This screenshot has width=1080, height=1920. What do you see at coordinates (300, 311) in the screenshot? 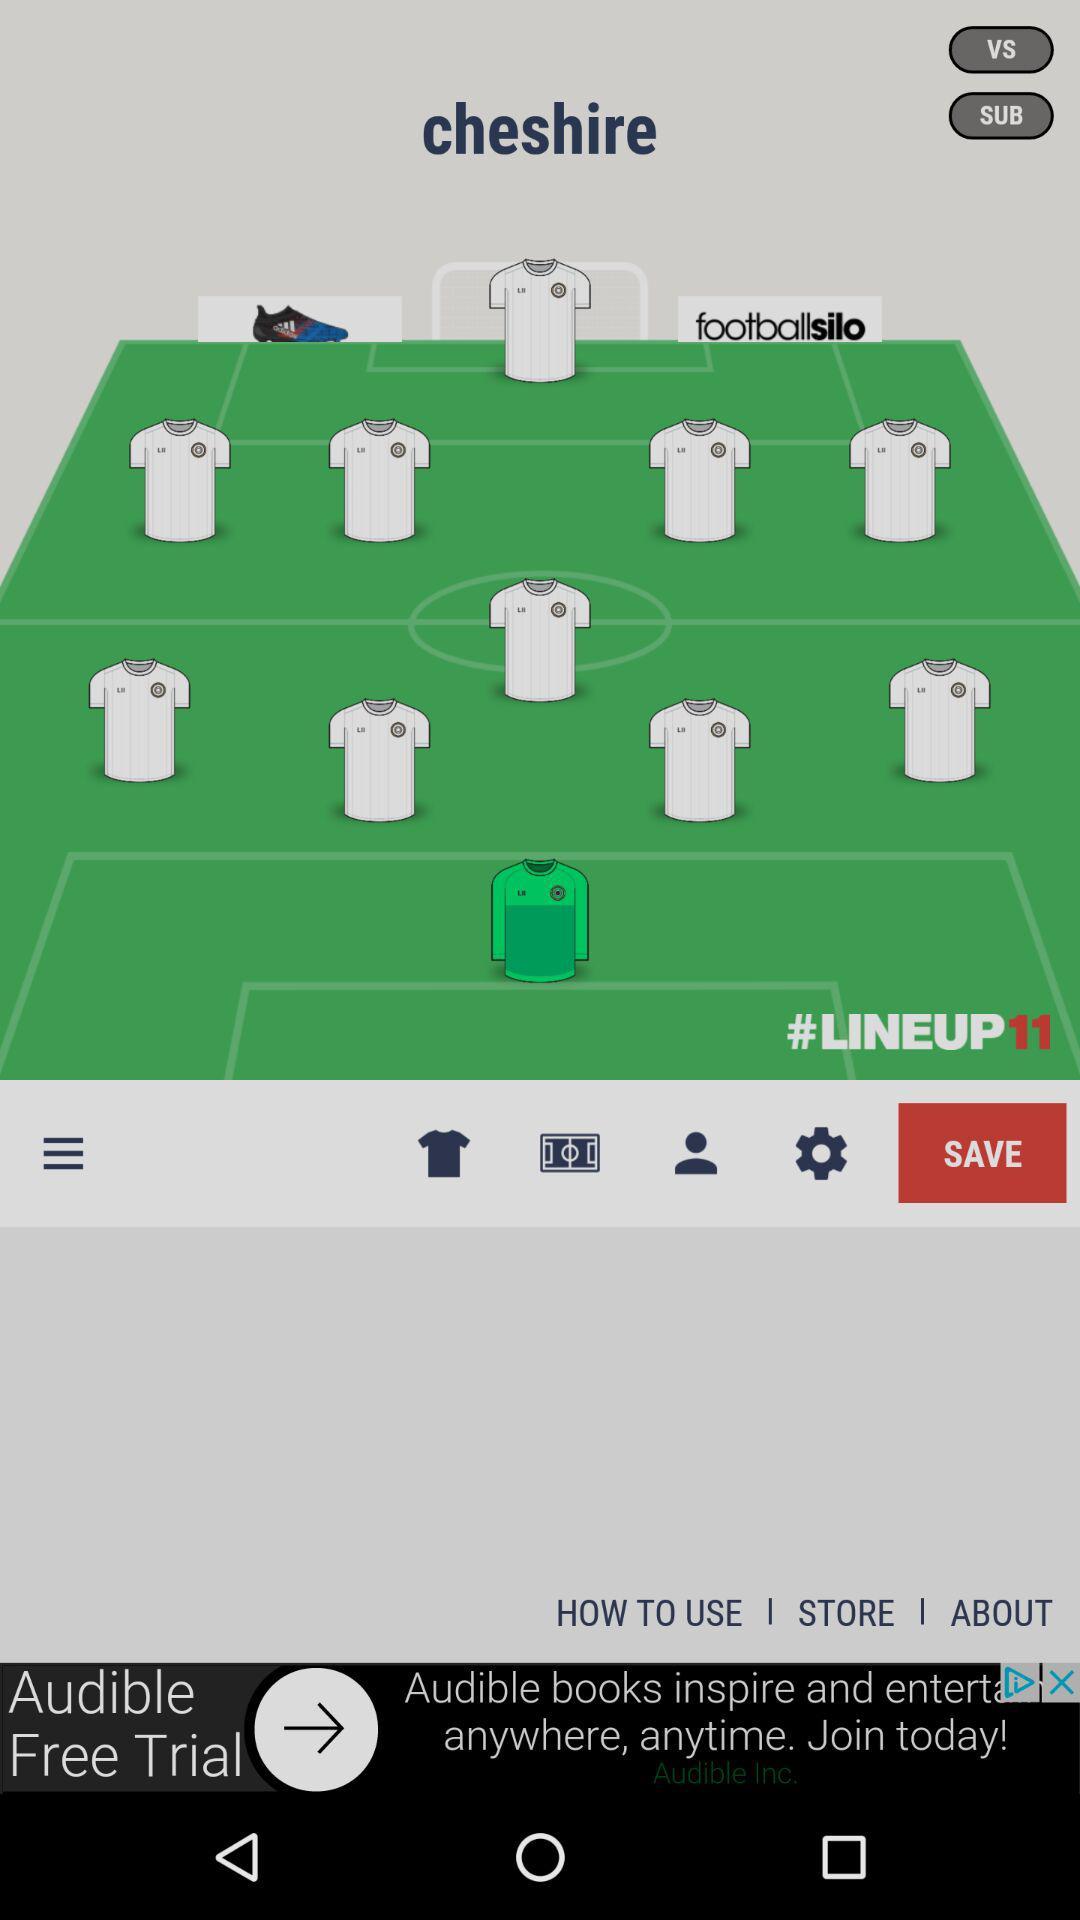
I see `shoe icon on the top left` at bounding box center [300, 311].